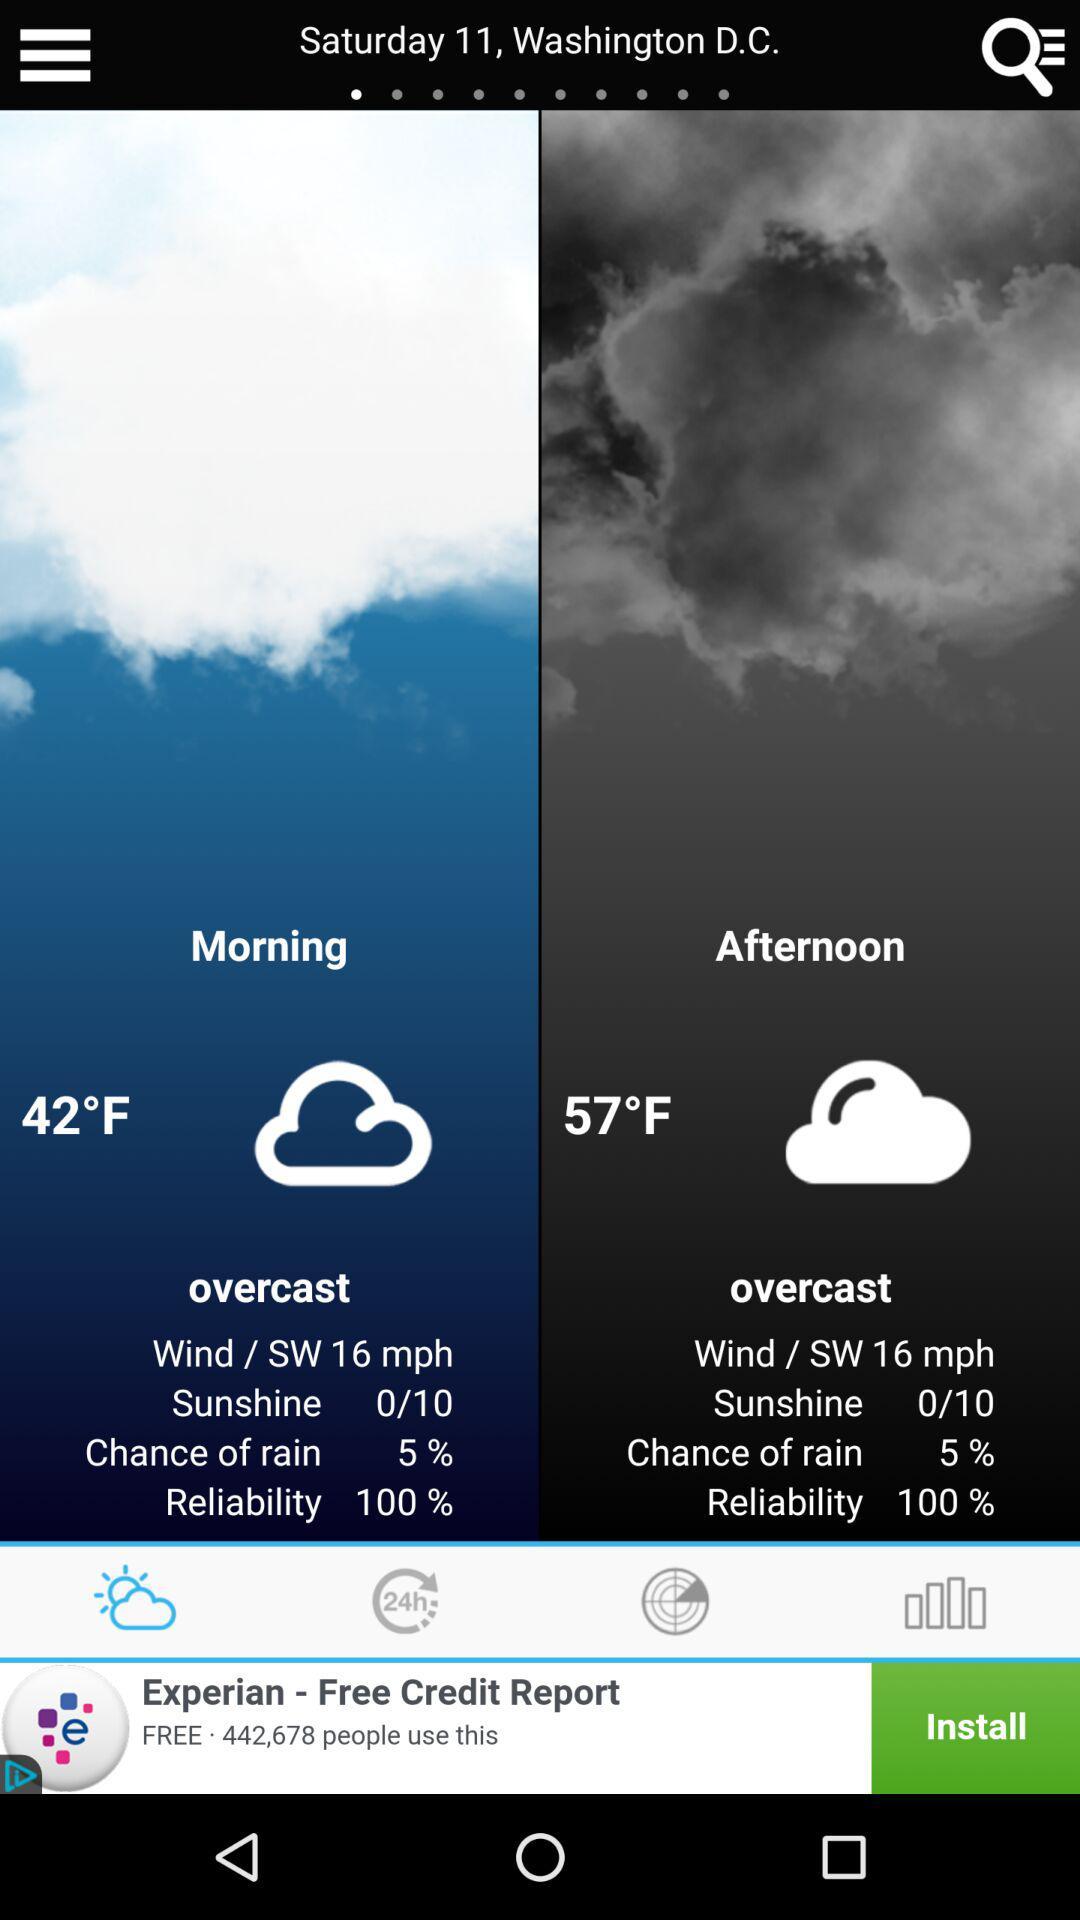 This screenshot has height=1920, width=1080. Describe the element at coordinates (540, 1727) in the screenshot. I see `an advertisement` at that location.